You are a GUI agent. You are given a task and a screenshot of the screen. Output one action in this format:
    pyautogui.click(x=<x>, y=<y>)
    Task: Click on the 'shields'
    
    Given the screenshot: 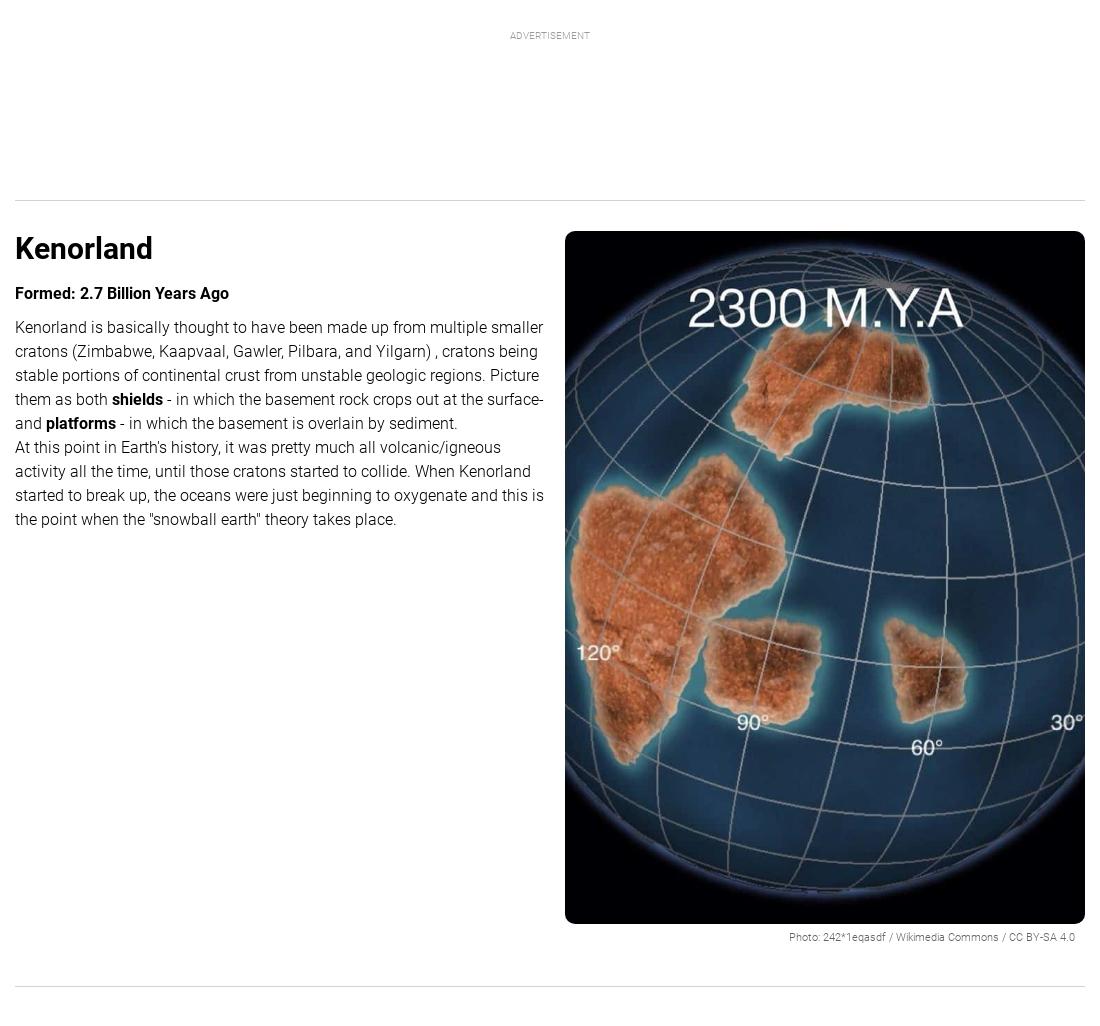 What is the action you would take?
    pyautogui.click(x=137, y=397)
    